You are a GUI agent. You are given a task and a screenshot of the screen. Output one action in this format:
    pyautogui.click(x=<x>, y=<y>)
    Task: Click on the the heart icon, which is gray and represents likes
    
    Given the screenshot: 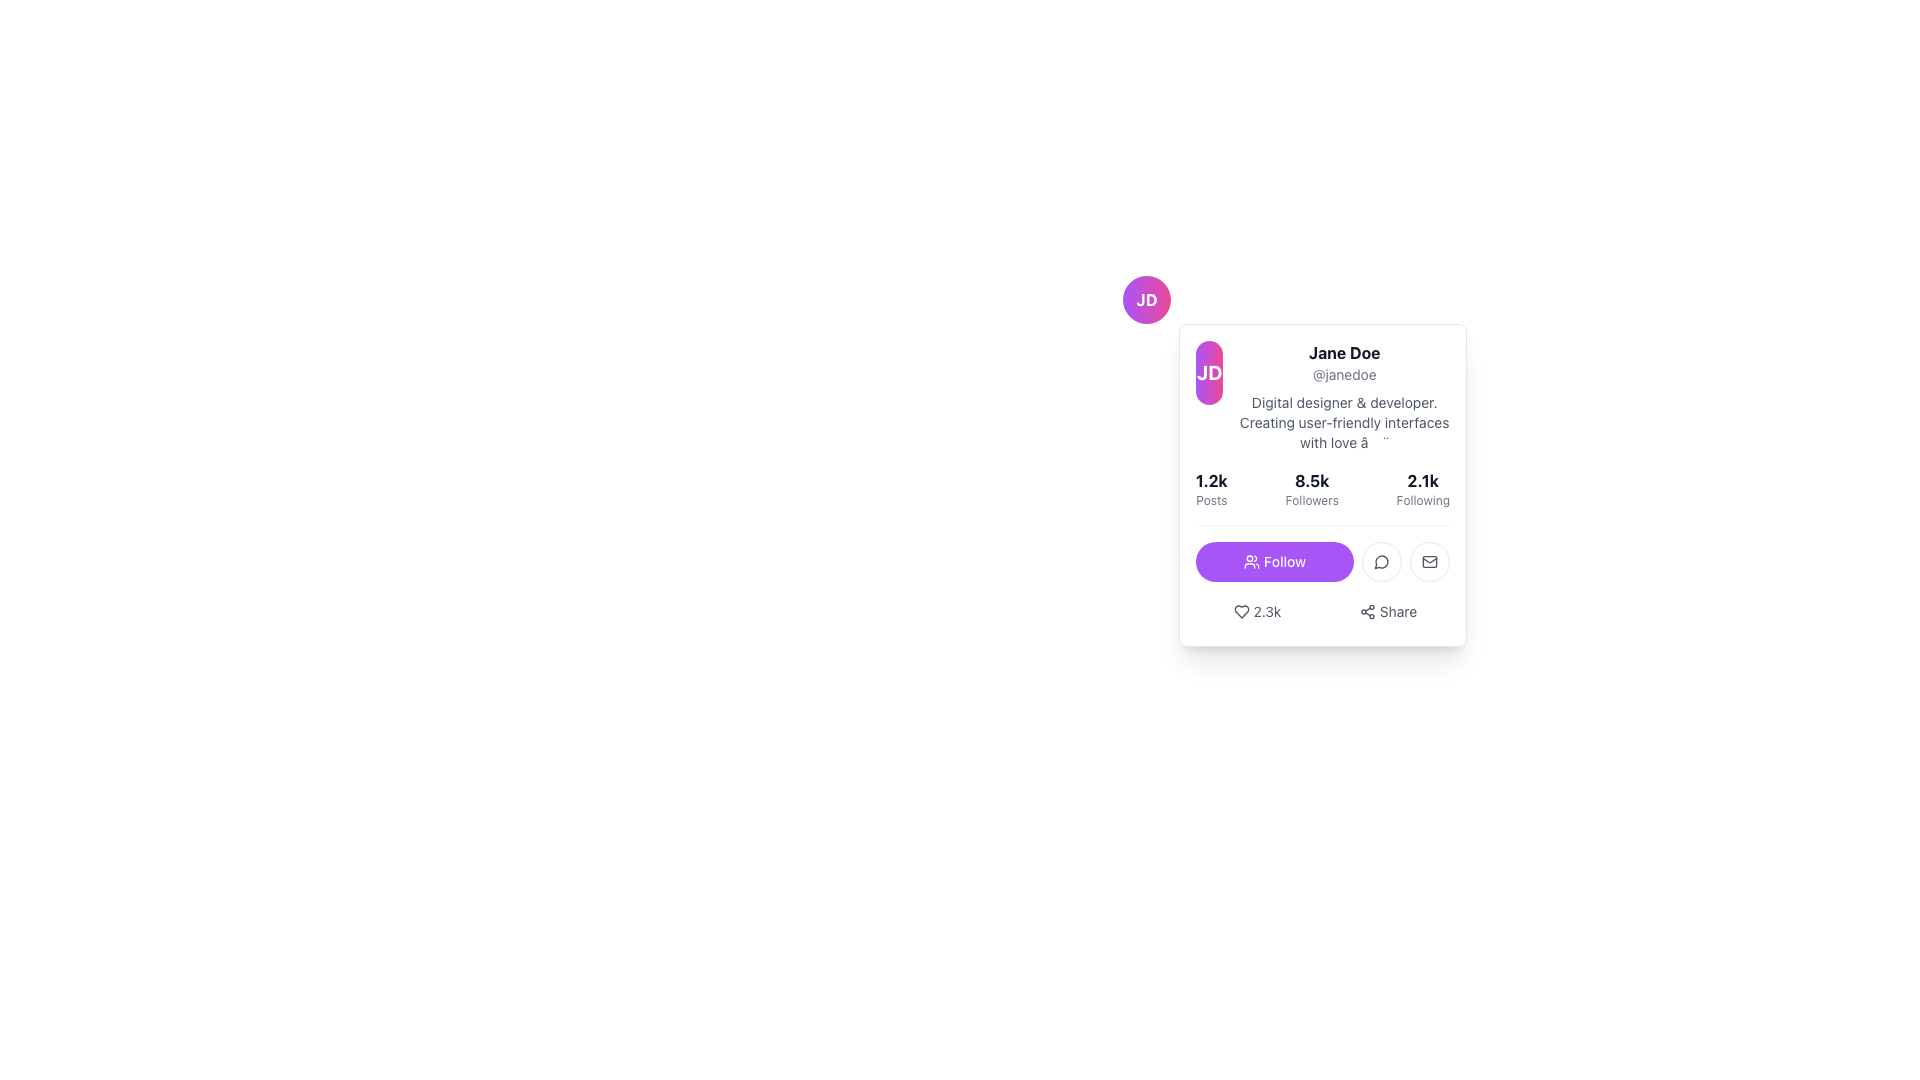 What is the action you would take?
    pyautogui.click(x=1240, y=611)
    